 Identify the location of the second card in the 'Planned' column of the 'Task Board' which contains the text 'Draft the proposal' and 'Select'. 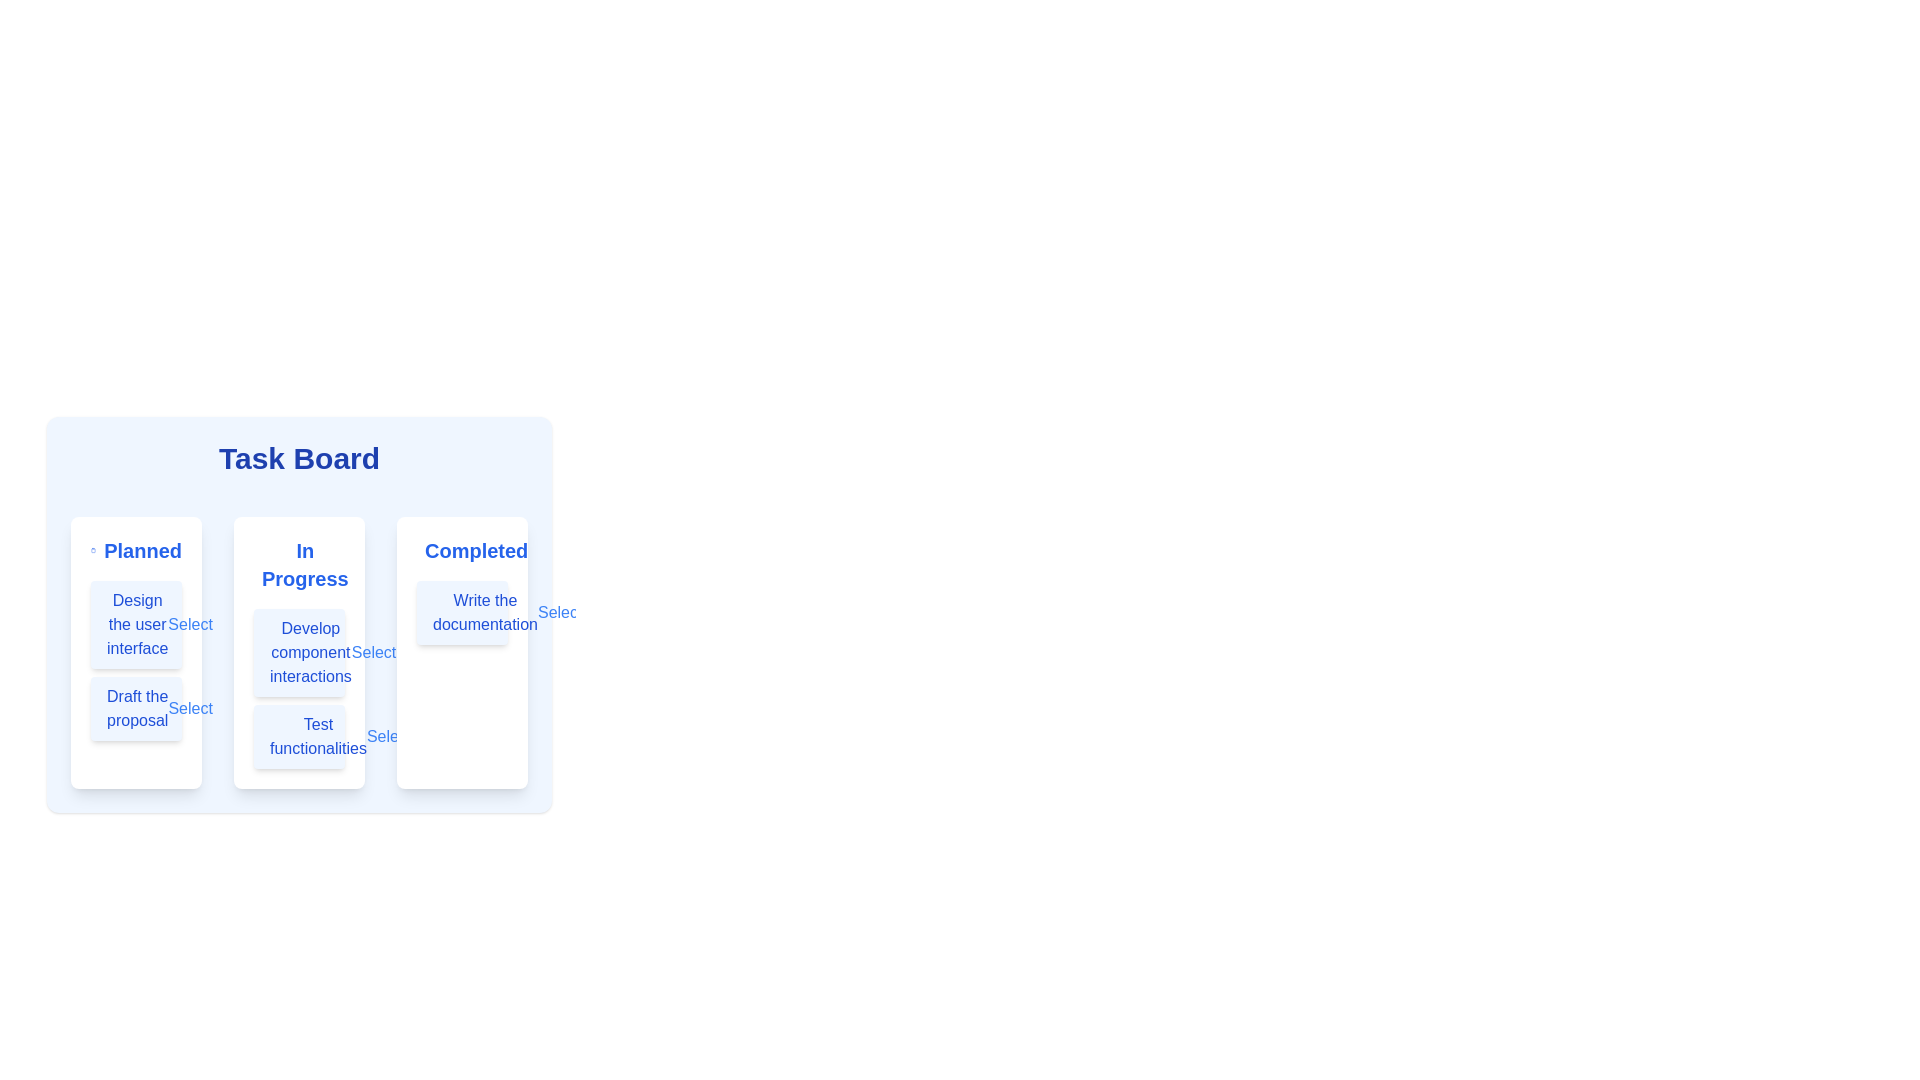
(135, 708).